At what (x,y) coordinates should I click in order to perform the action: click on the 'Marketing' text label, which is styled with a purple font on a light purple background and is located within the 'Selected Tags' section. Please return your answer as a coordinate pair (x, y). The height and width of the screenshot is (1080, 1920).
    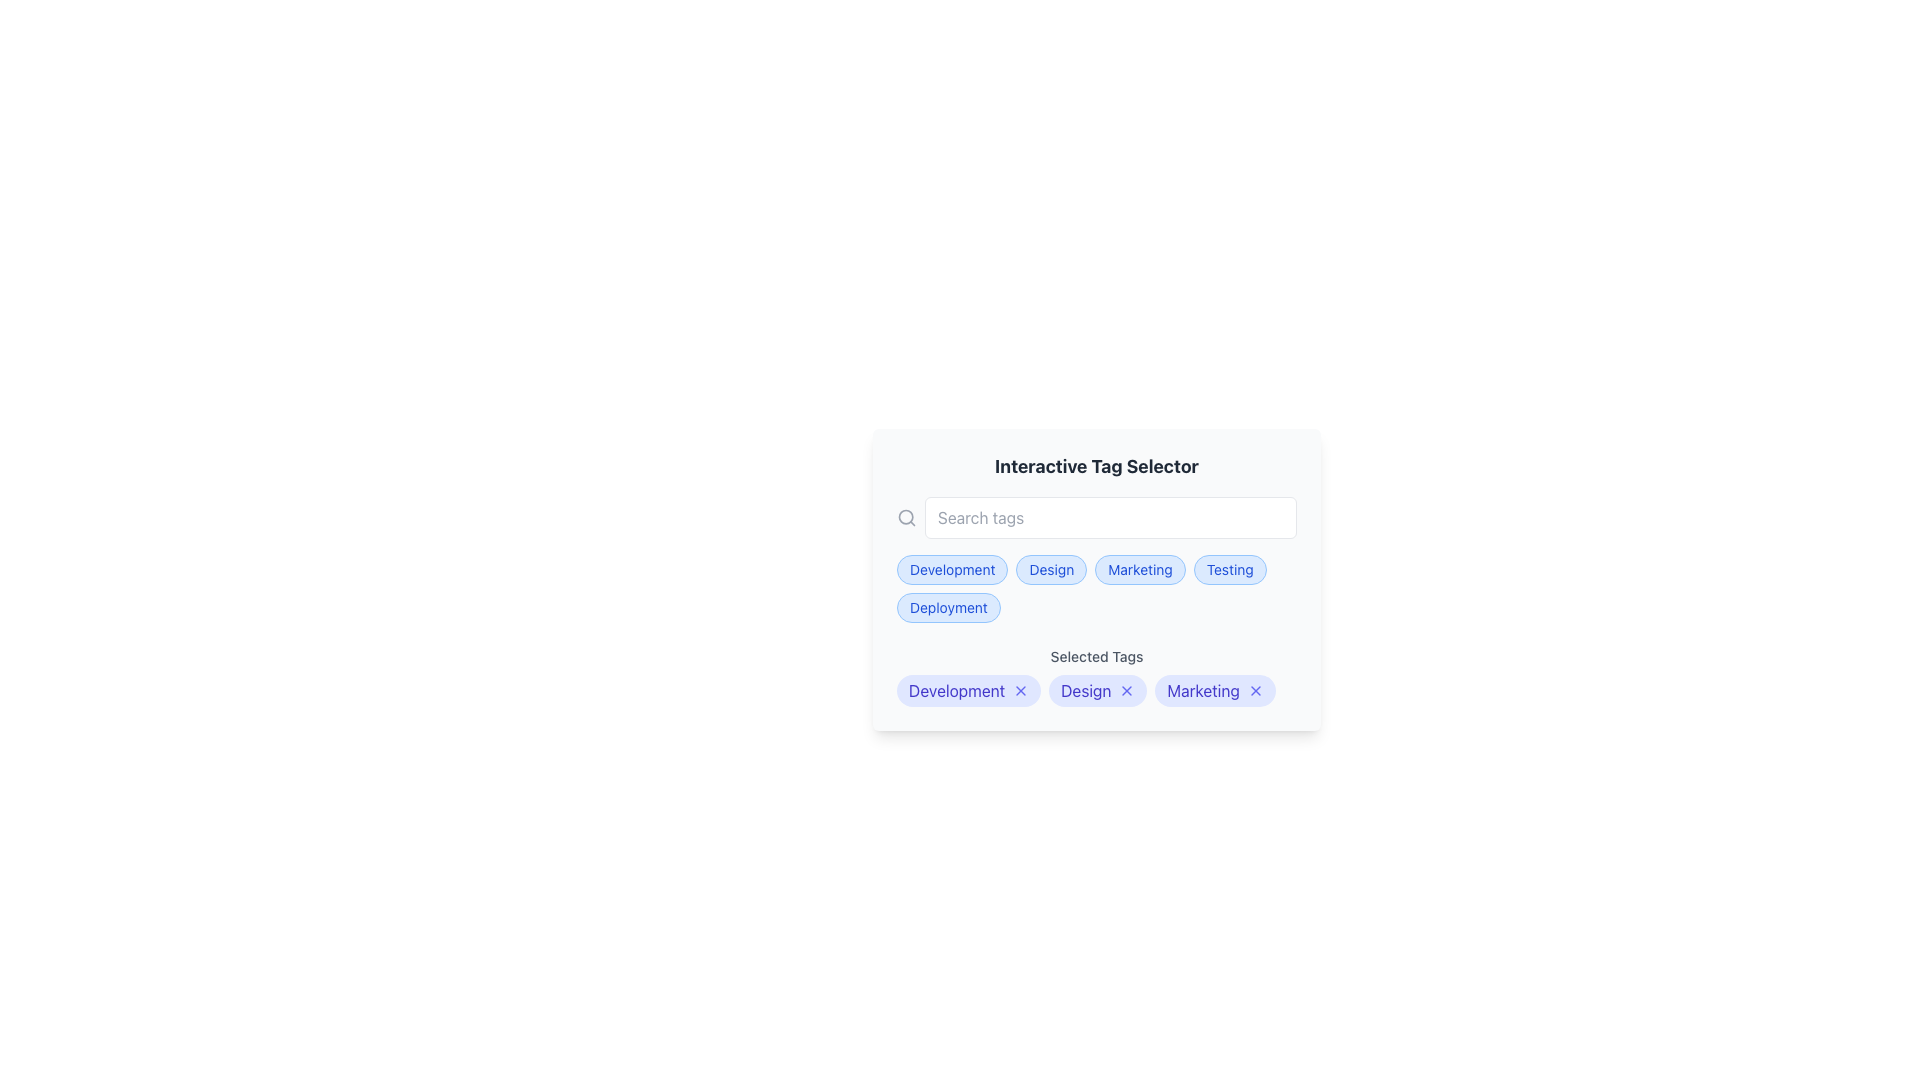
    Looking at the image, I should click on (1202, 689).